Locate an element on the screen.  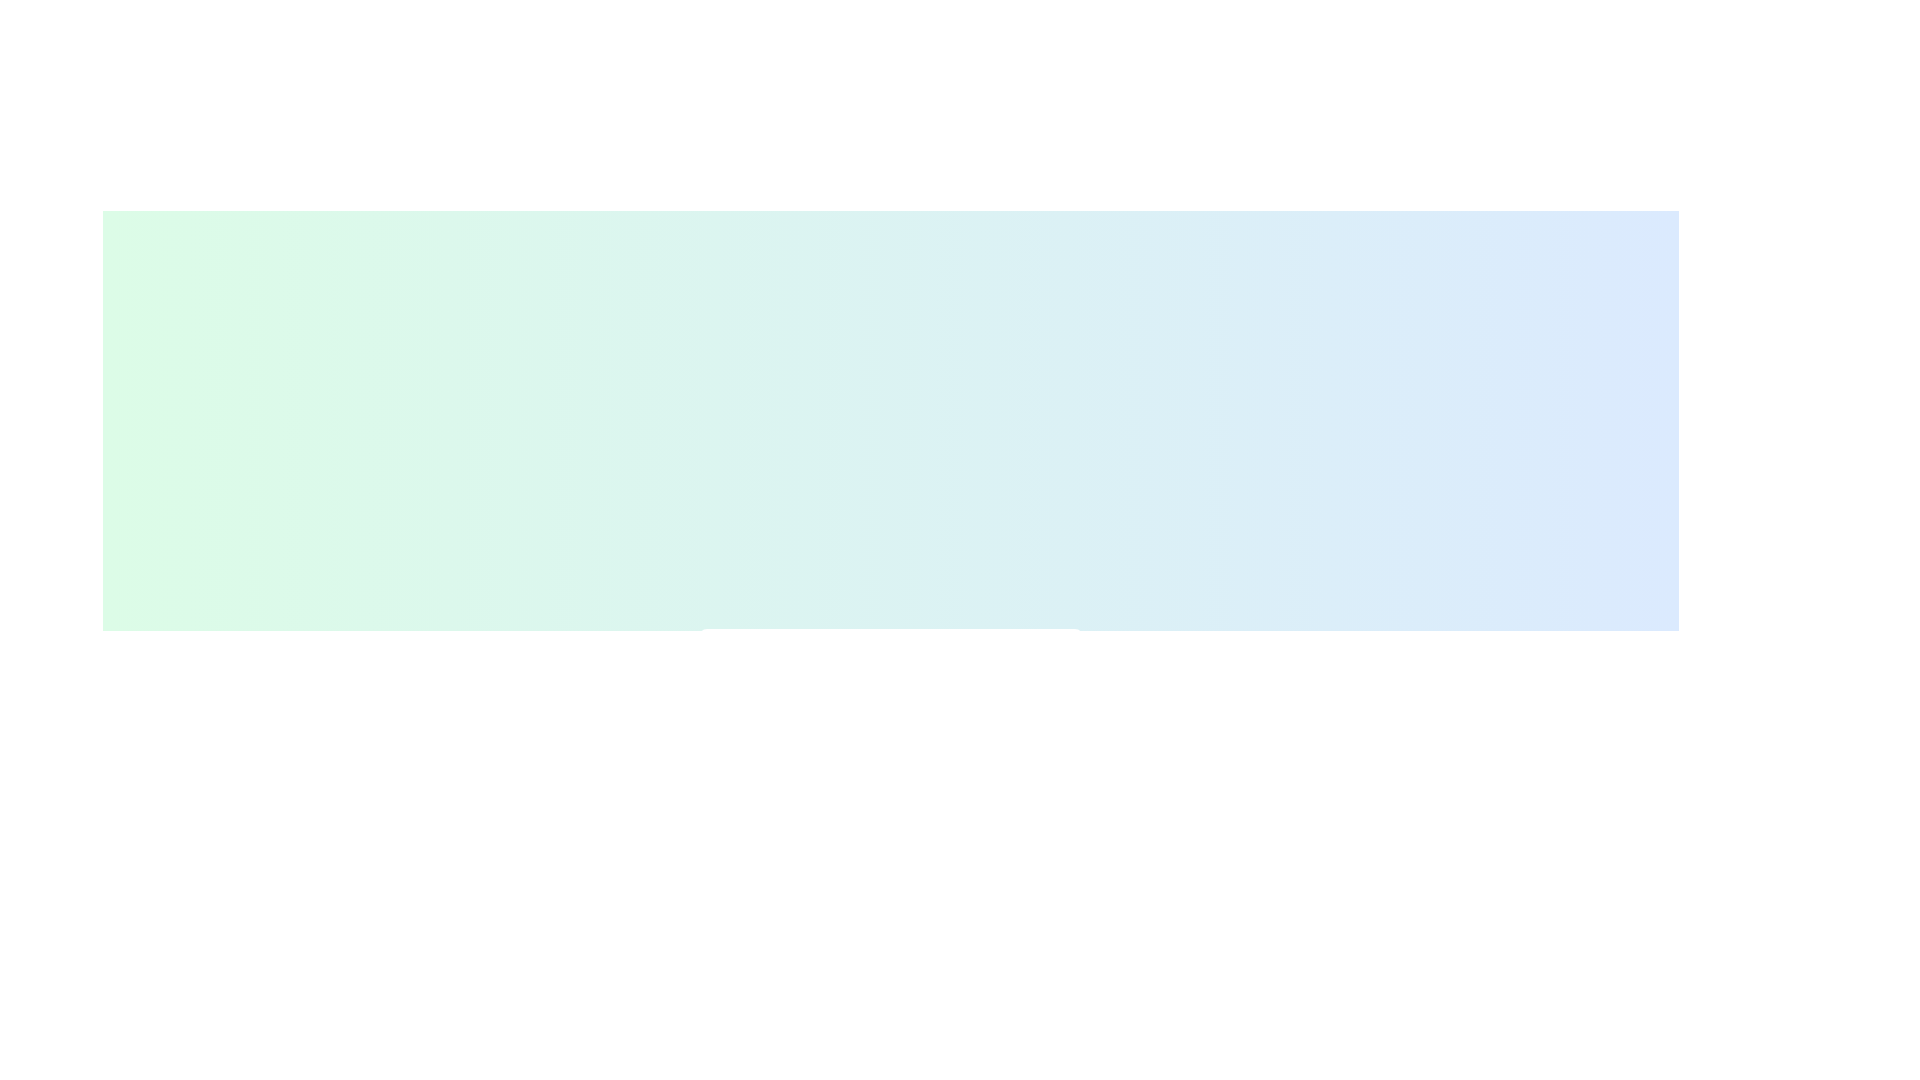
the main outlined SVG circle located at the center of the SVG graphic, which serves as a visual representation within the interface is located at coordinates (890, 672).